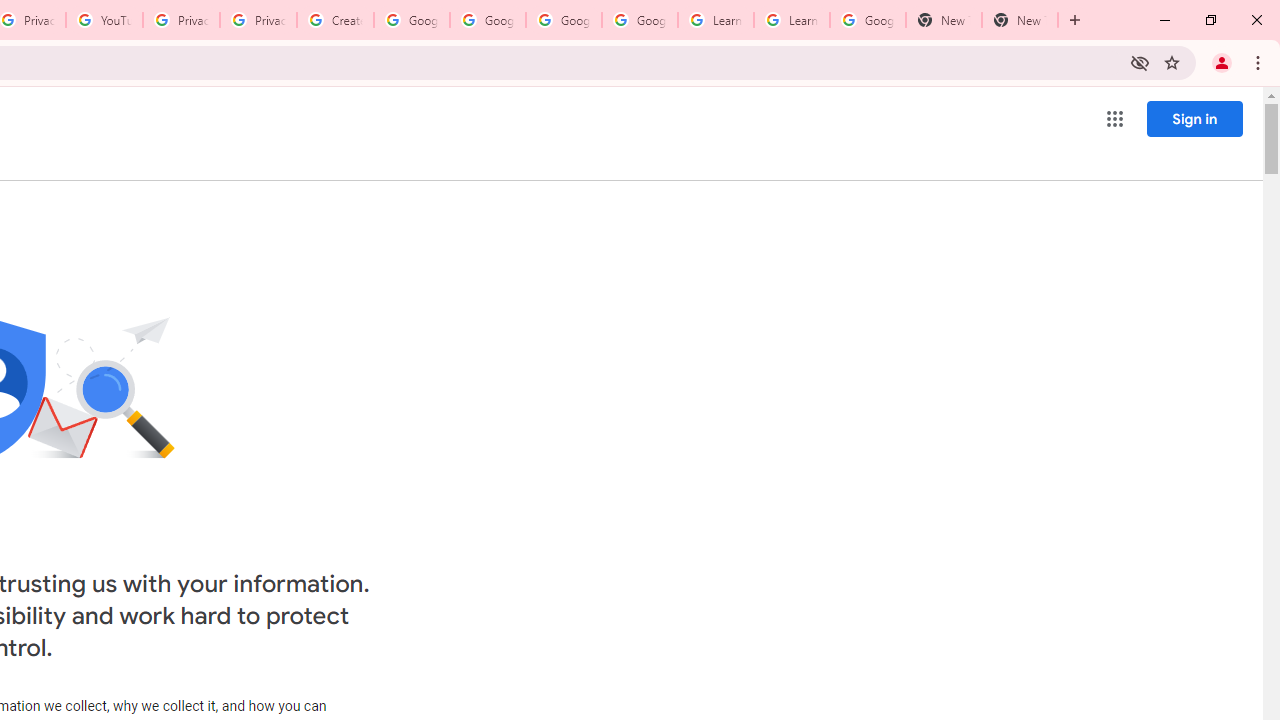 This screenshot has width=1280, height=720. I want to click on 'Google Account Help', so click(411, 20).